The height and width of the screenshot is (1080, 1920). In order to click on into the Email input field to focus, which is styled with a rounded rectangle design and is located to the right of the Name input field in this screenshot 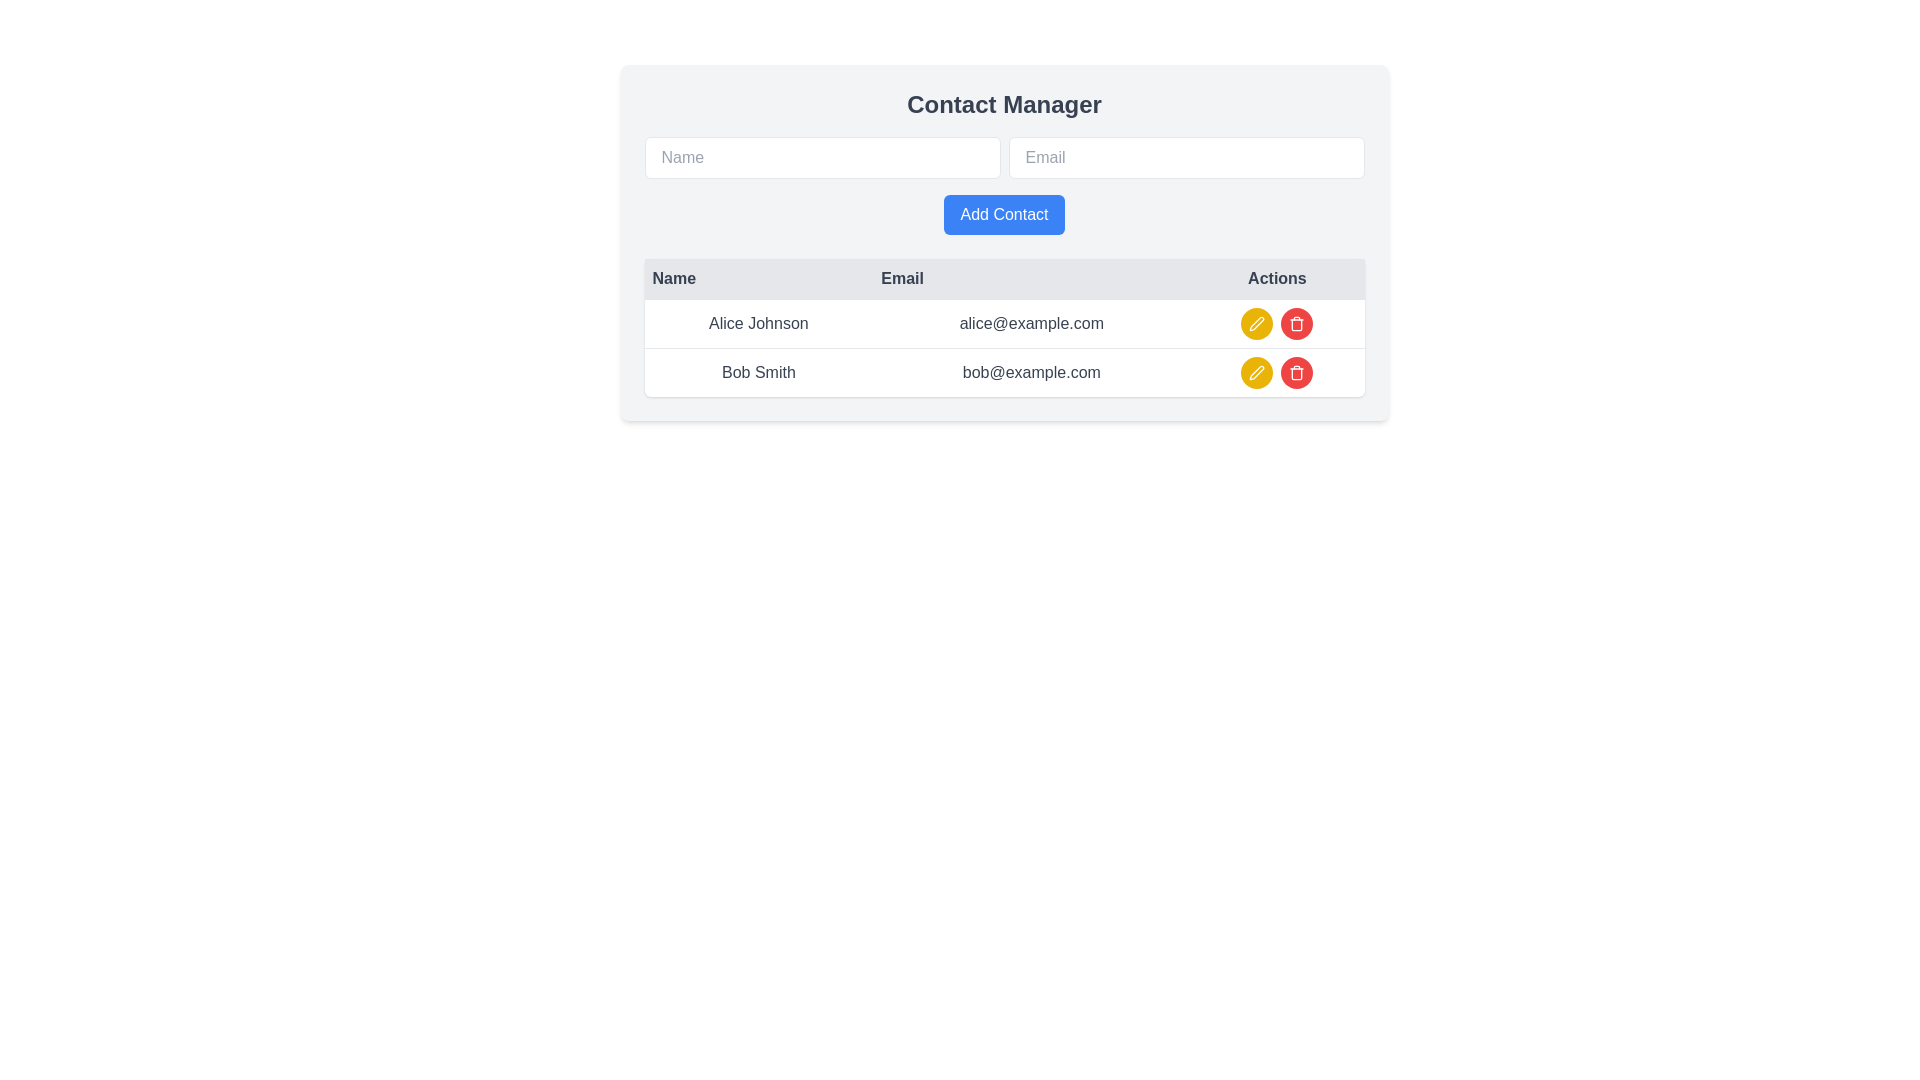, I will do `click(1186, 157)`.